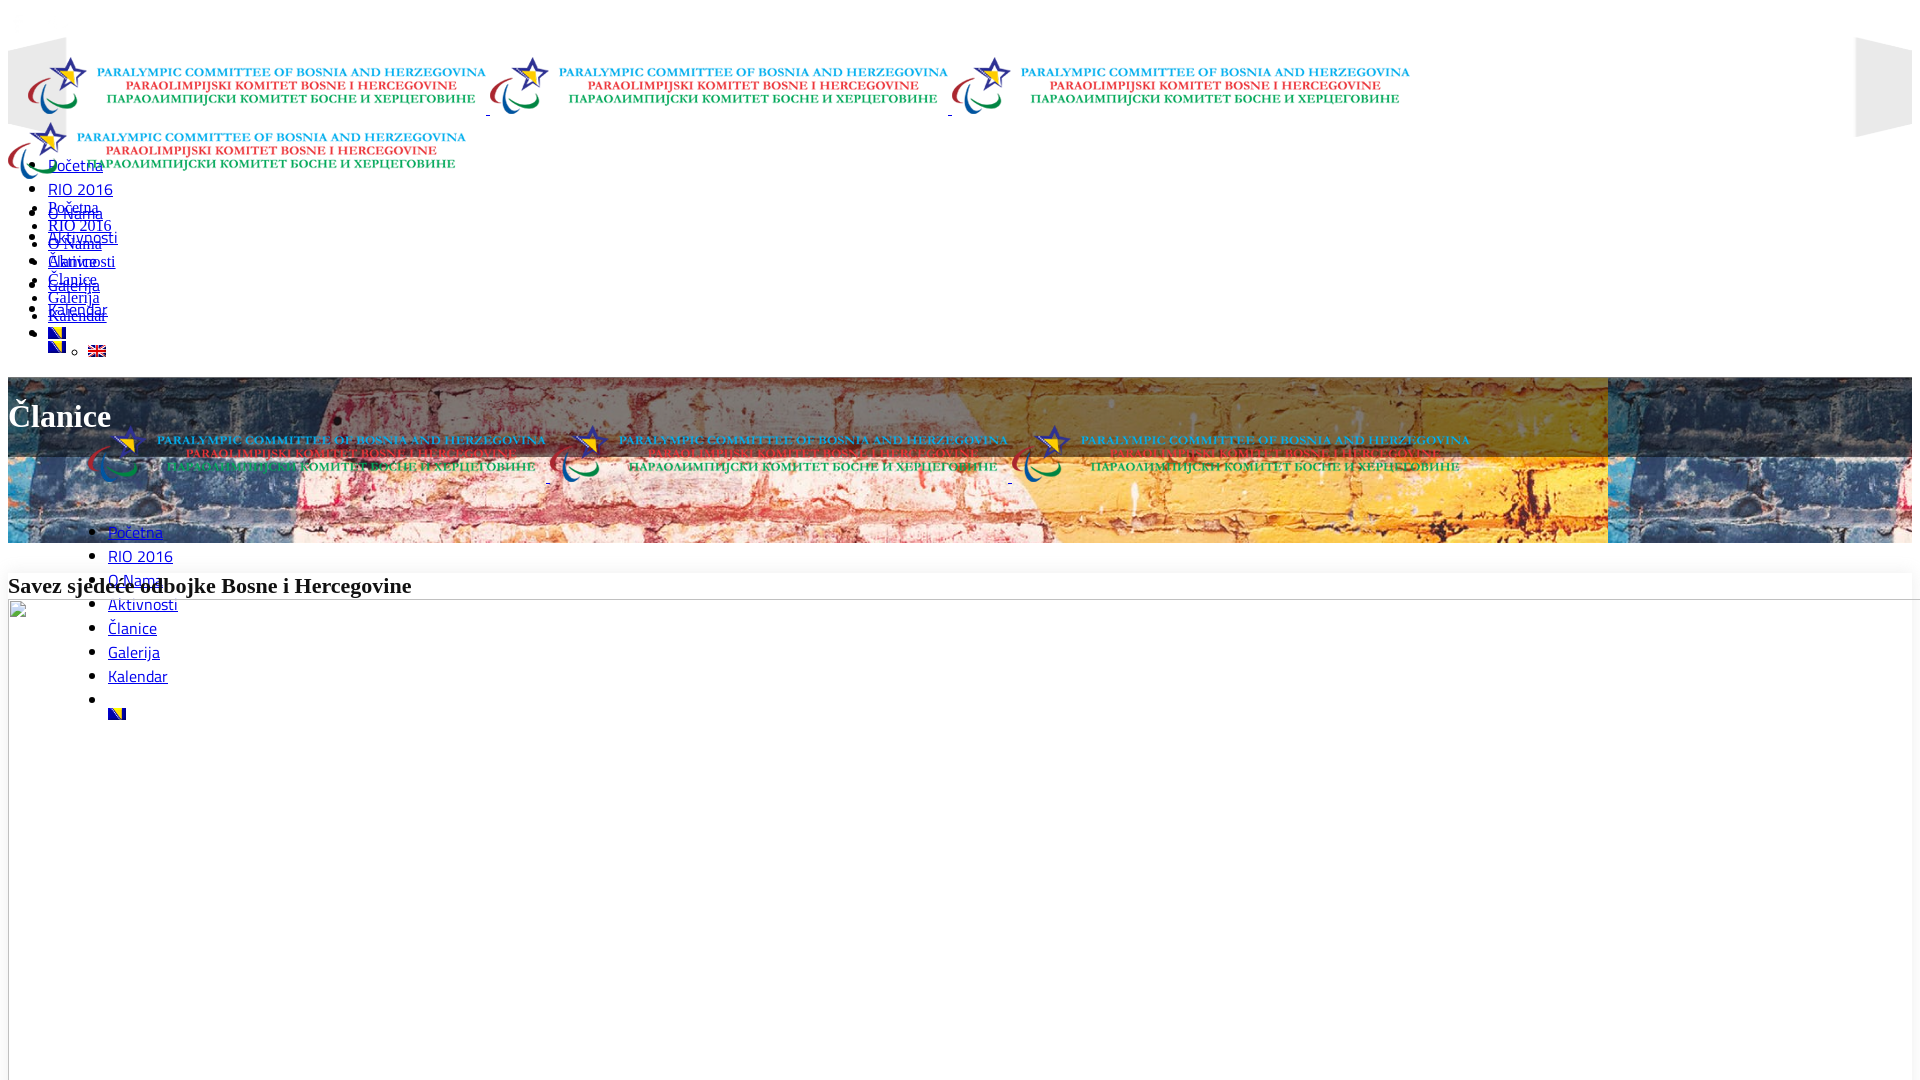  What do you see at coordinates (73, 285) in the screenshot?
I see `'Galerija'` at bounding box center [73, 285].